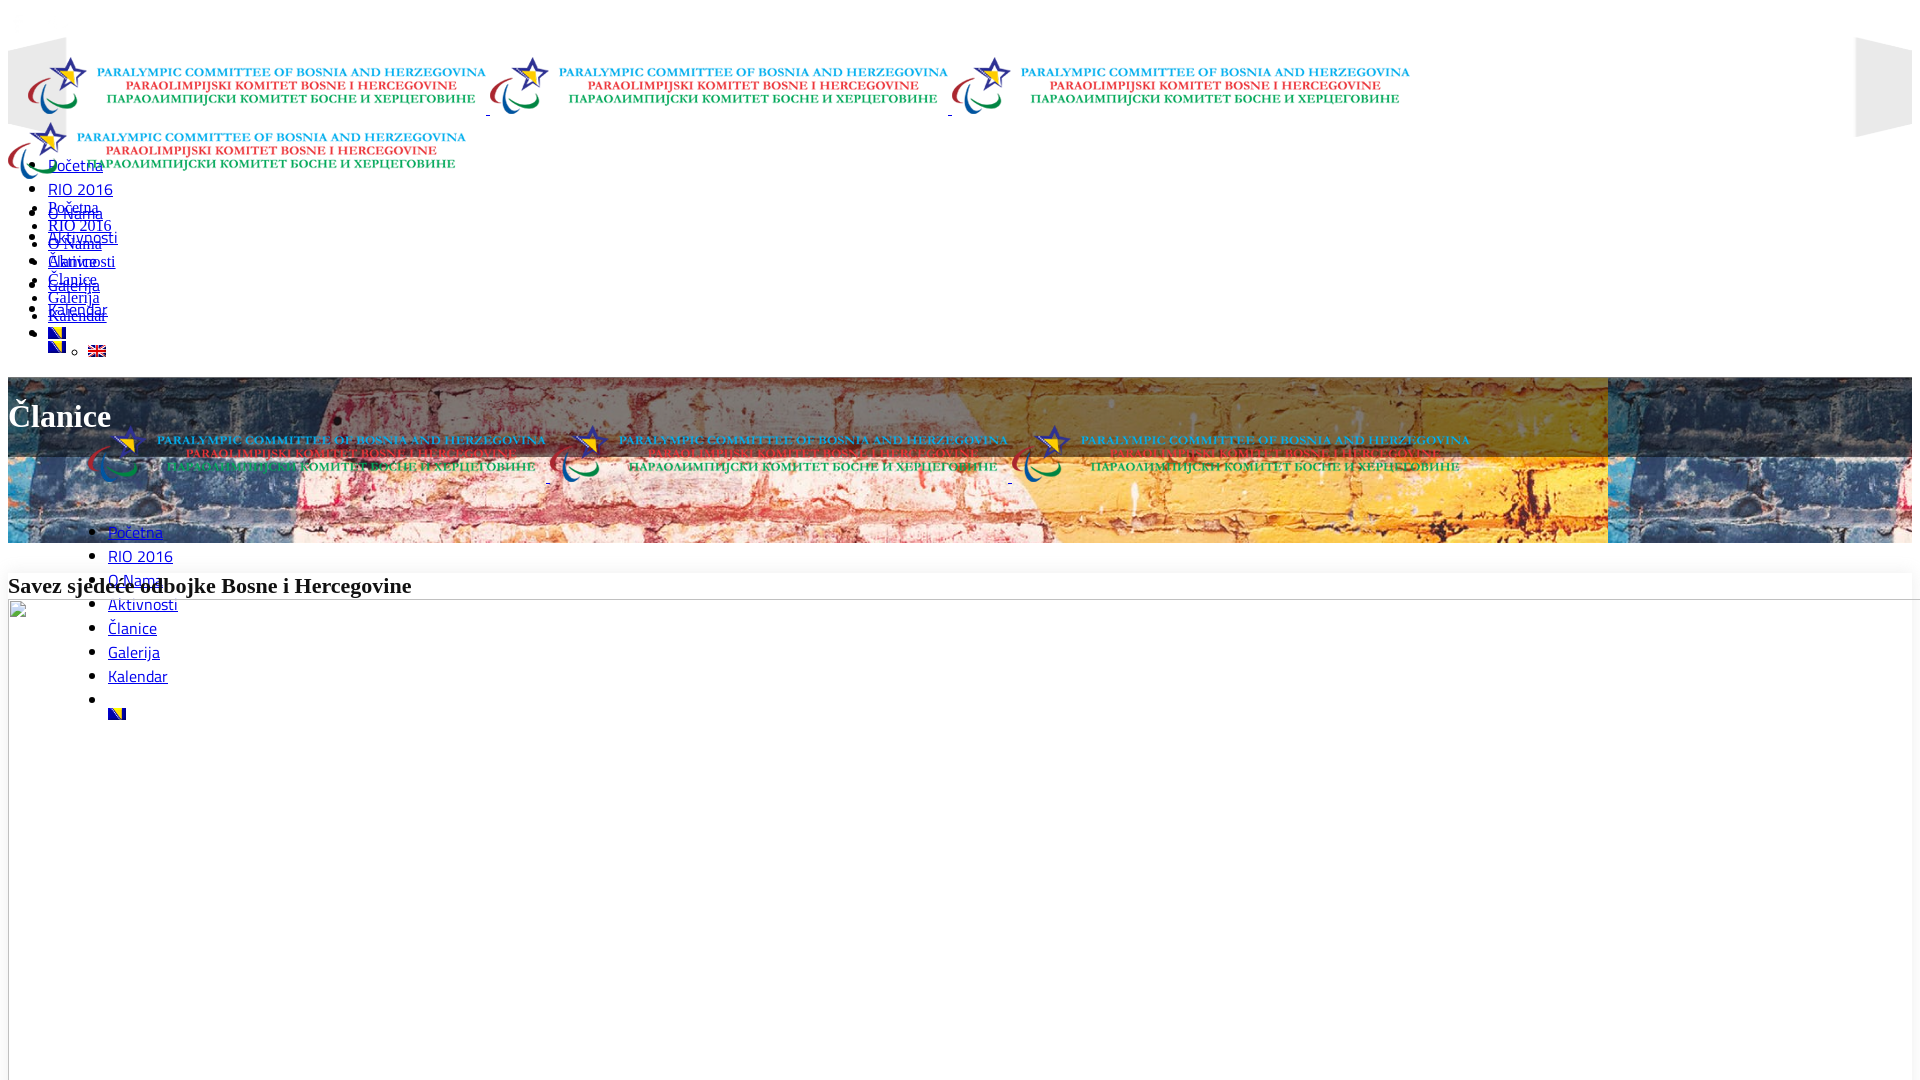  What do you see at coordinates (73, 285) in the screenshot?
I see `'Galerija'` at bounding box center [73, 285].